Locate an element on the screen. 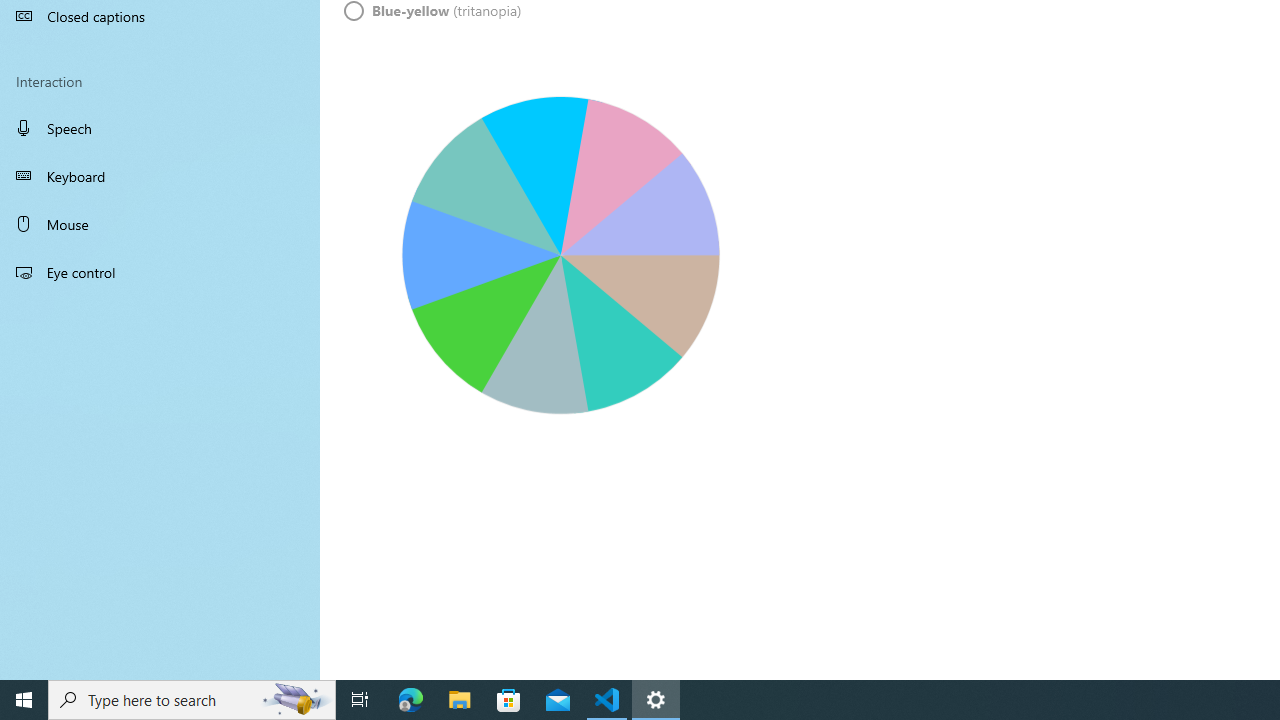 Image resolution: width=1280 pixels, height=720 pixels. 'Search highlights icon opens search home window' is located at coordinates (294, 698).